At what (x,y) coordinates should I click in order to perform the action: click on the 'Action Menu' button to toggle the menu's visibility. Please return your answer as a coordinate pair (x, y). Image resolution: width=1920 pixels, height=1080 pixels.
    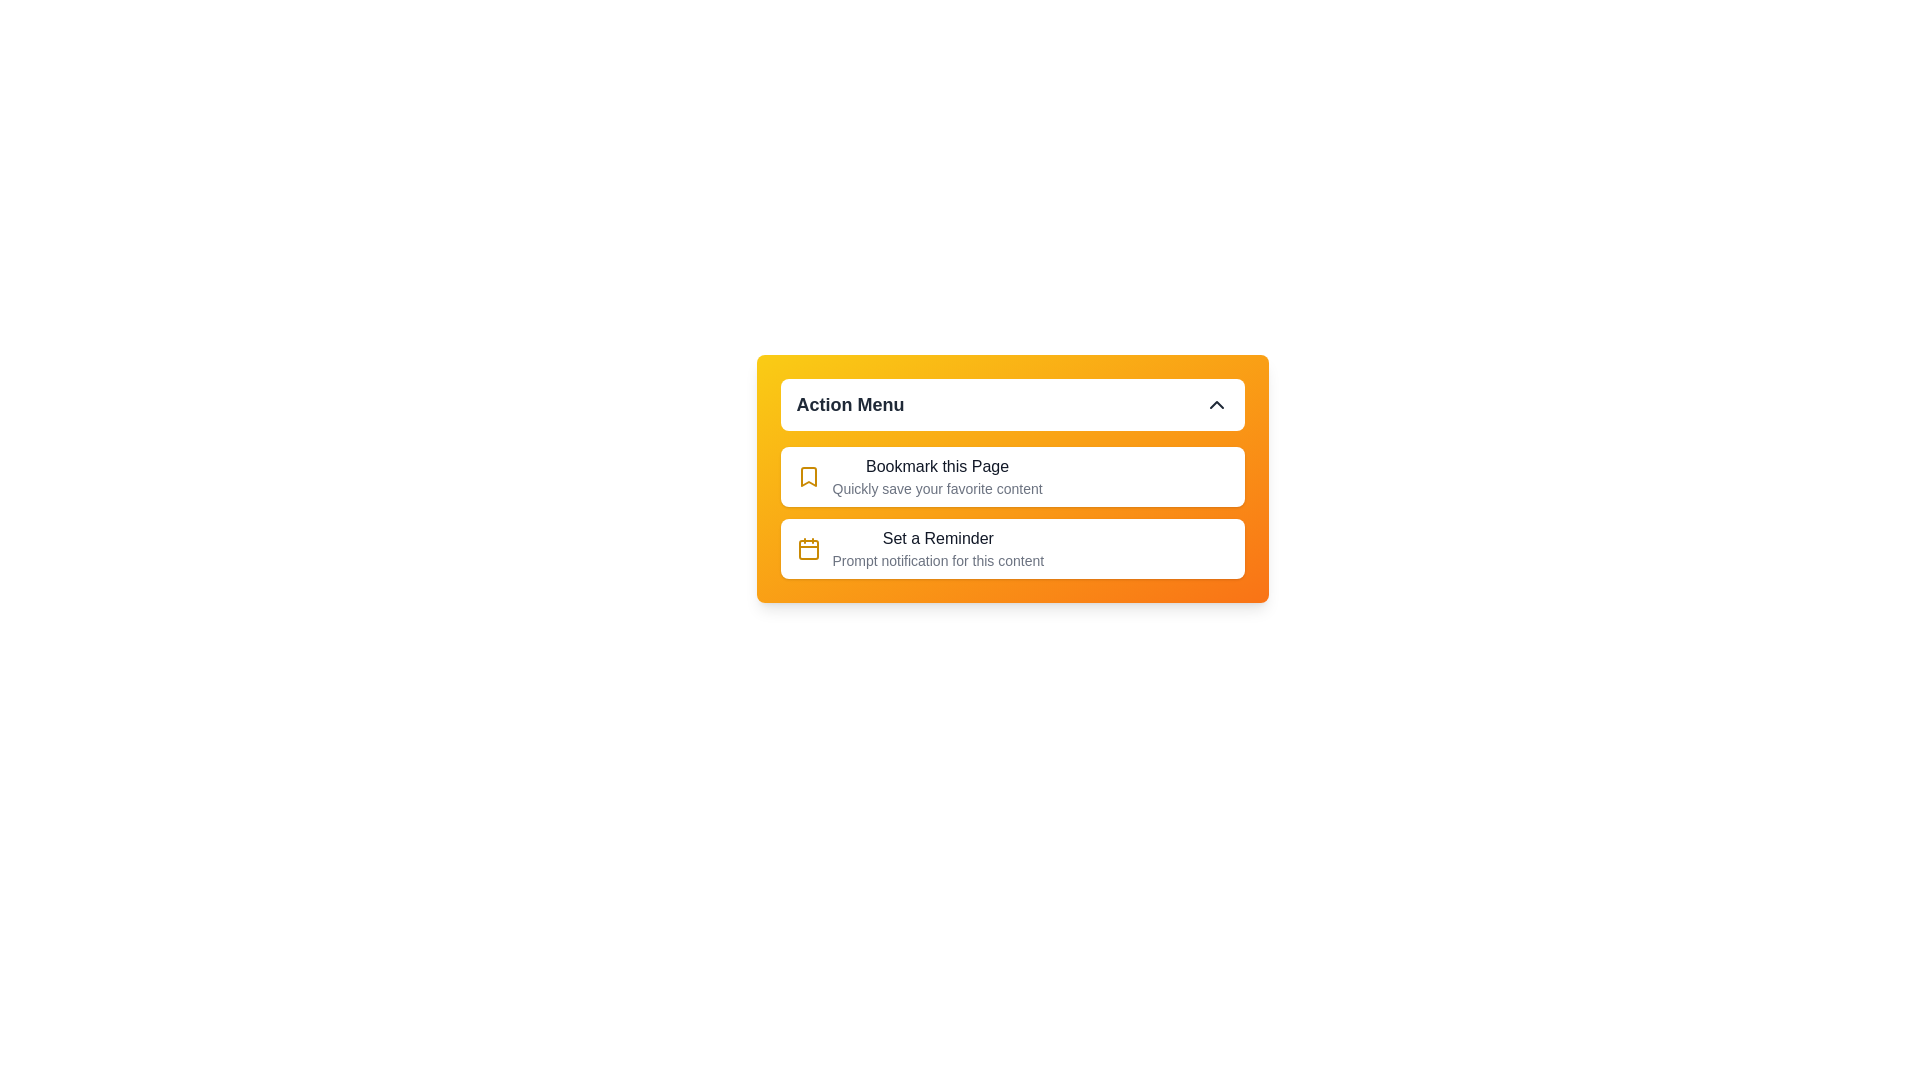
    Looking at the image, I should click on (1012, 405).